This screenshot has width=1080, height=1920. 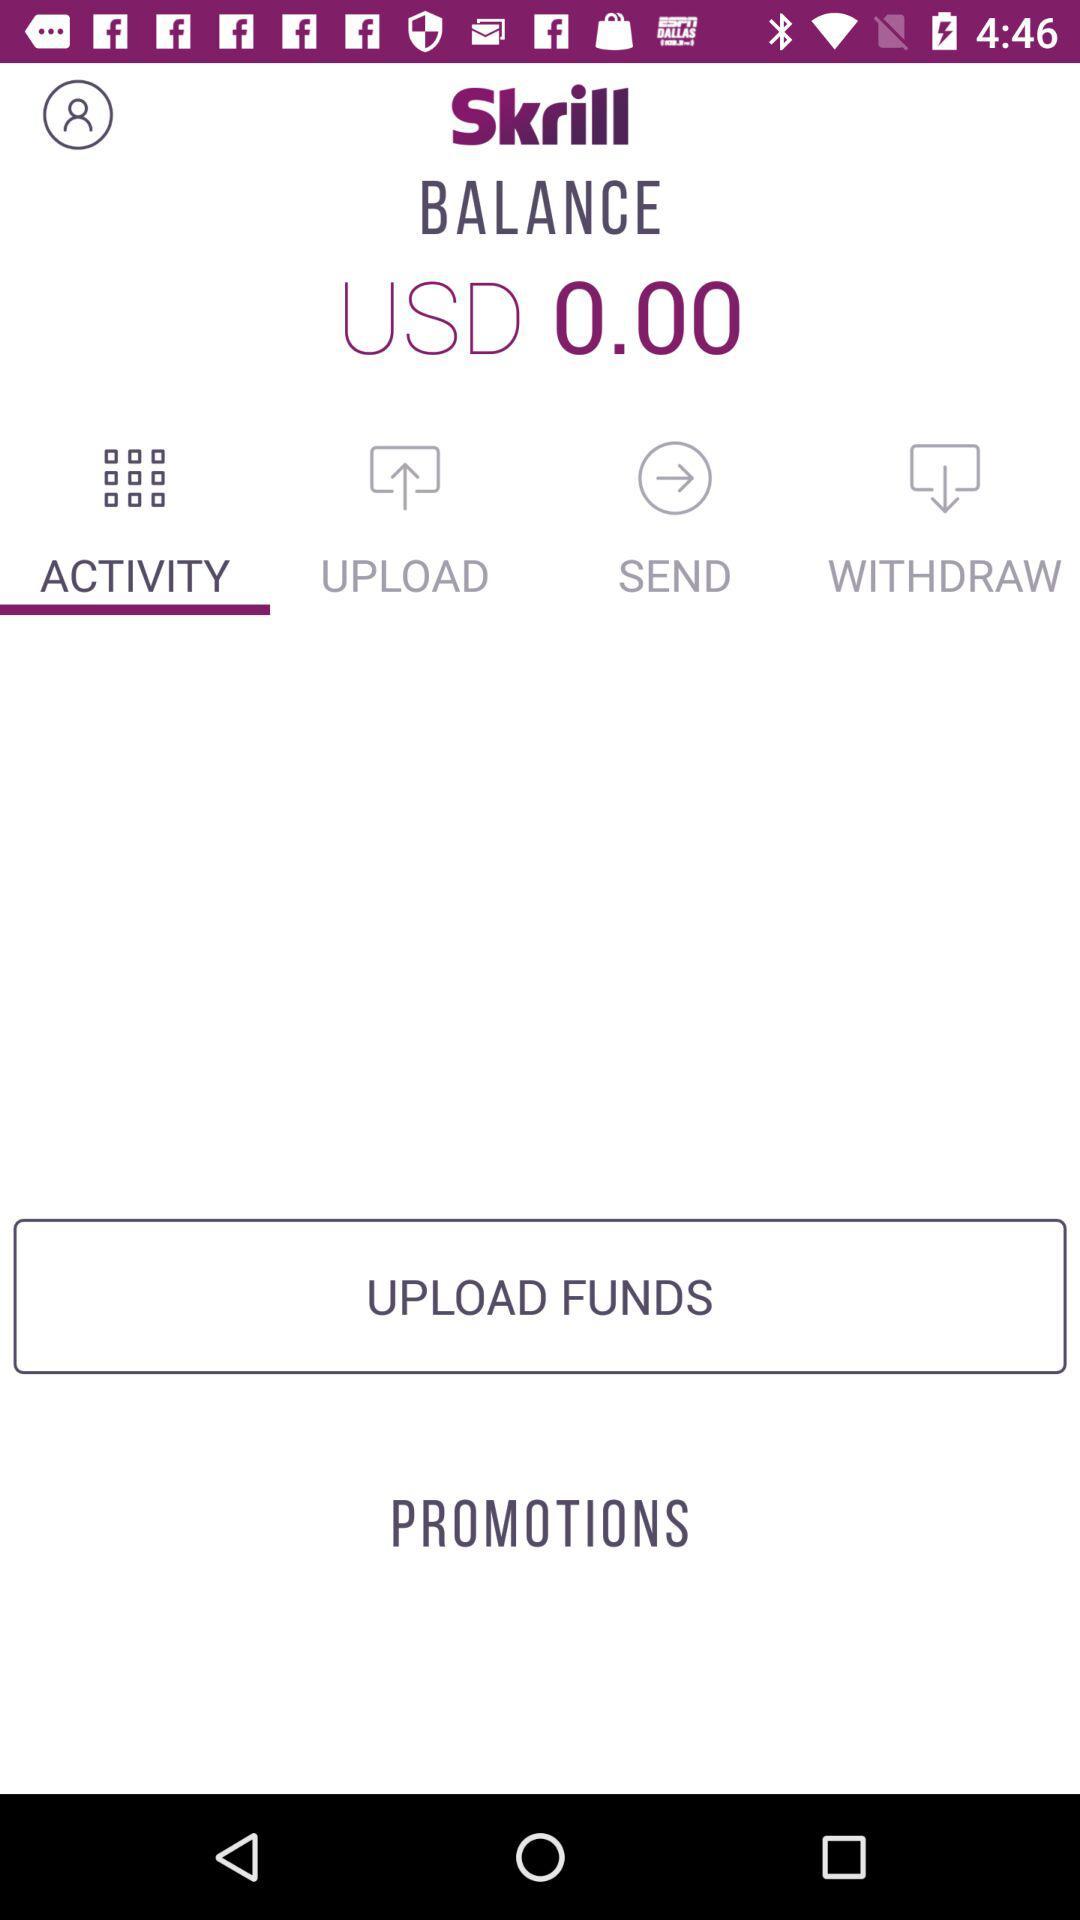 I want to click on activity button, so click(x=135, y=477).